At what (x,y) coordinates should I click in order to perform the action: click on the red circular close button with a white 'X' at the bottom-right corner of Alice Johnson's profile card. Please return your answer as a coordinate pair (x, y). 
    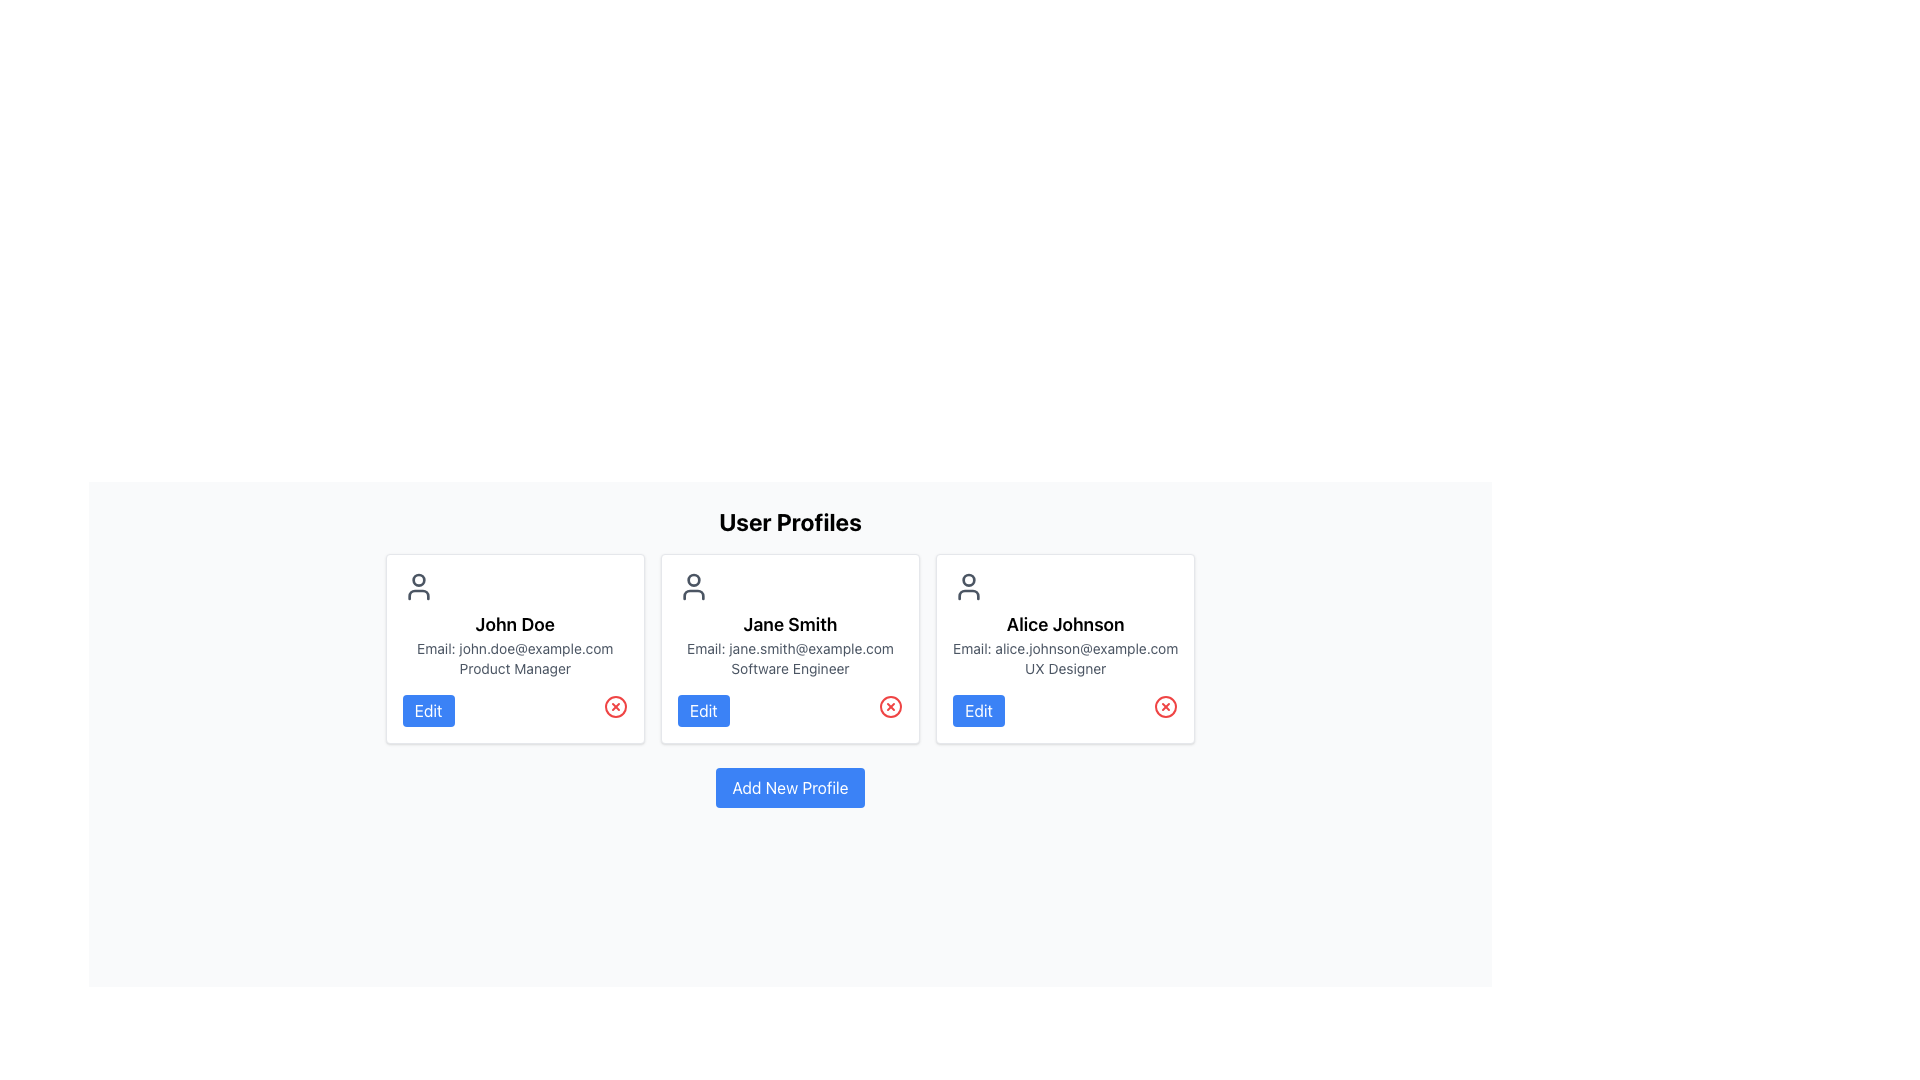
    Looking at the image, I should click on (1166, 705).